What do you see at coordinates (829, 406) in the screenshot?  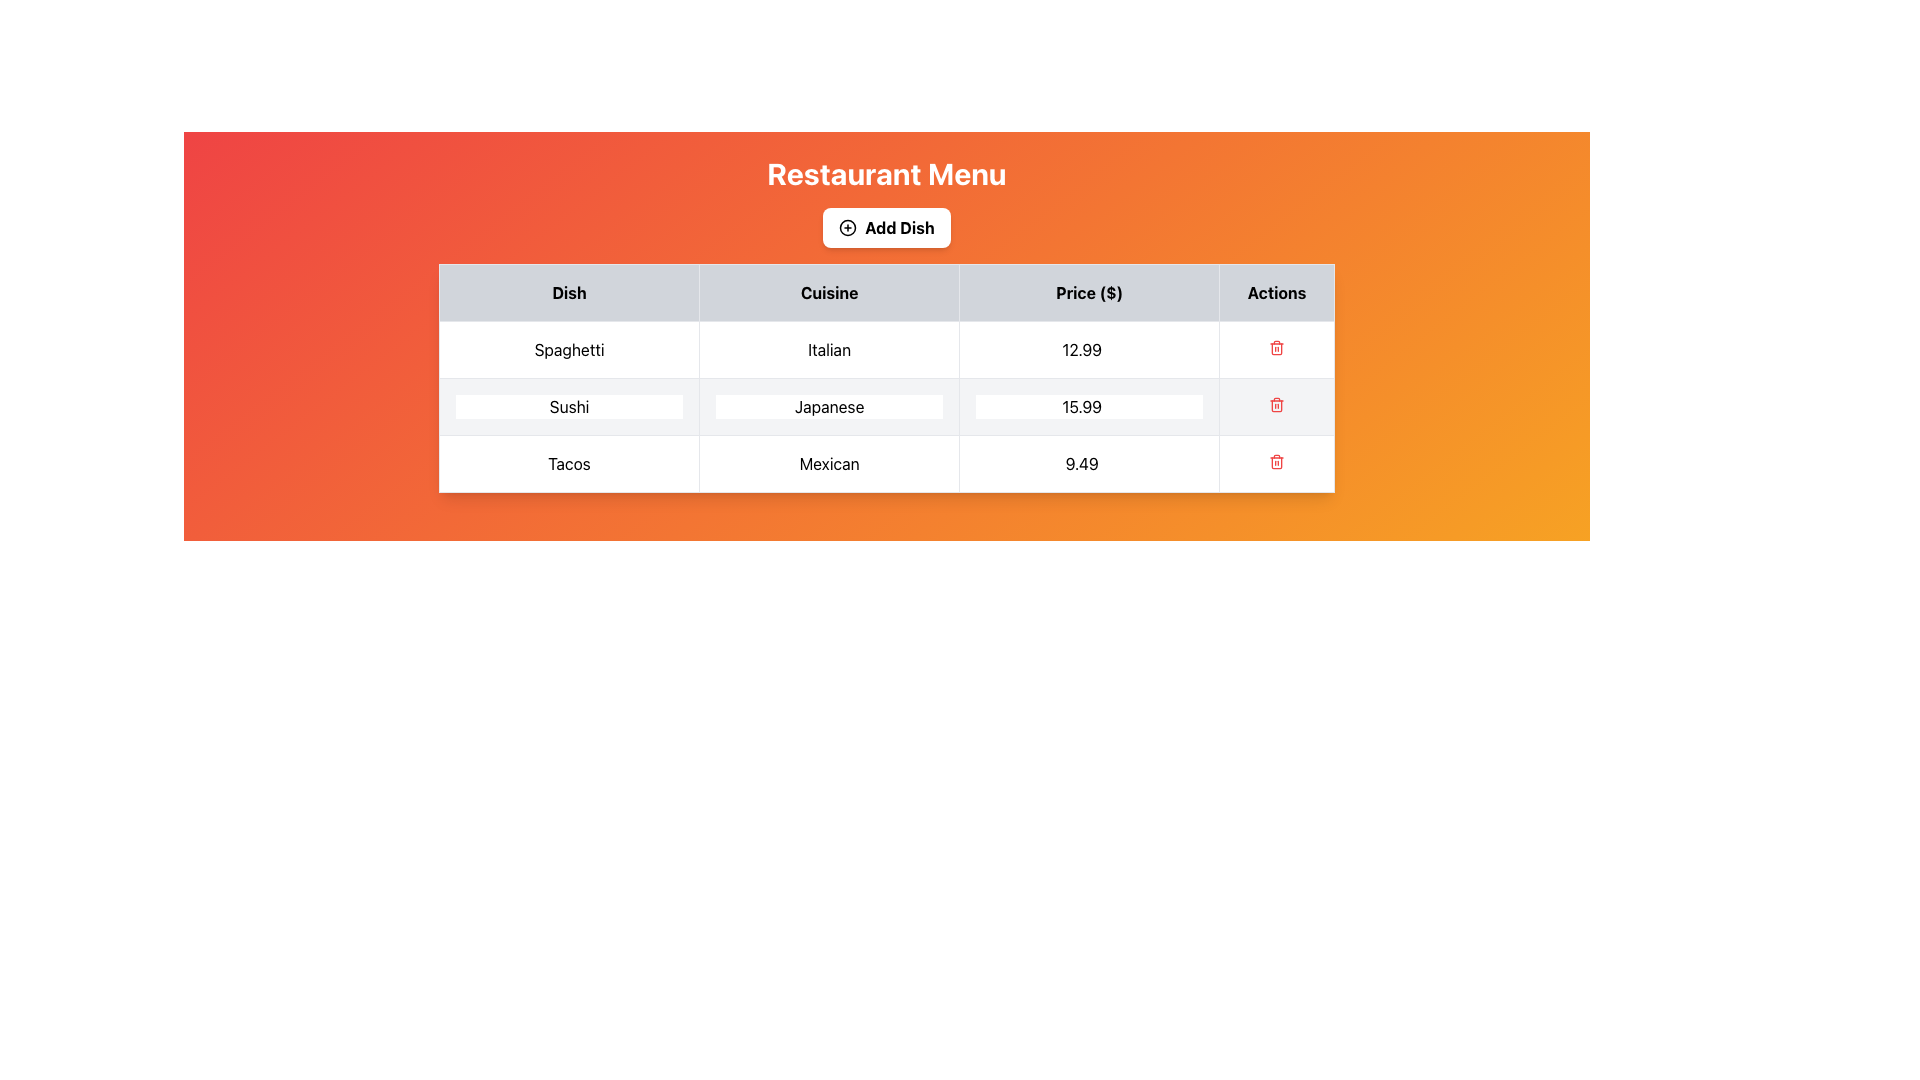 I see `the text input field for 'Cuisine' in the row labeled 'Sushi', which contains the value 'Japanese'` at bounding box center [829, 406].